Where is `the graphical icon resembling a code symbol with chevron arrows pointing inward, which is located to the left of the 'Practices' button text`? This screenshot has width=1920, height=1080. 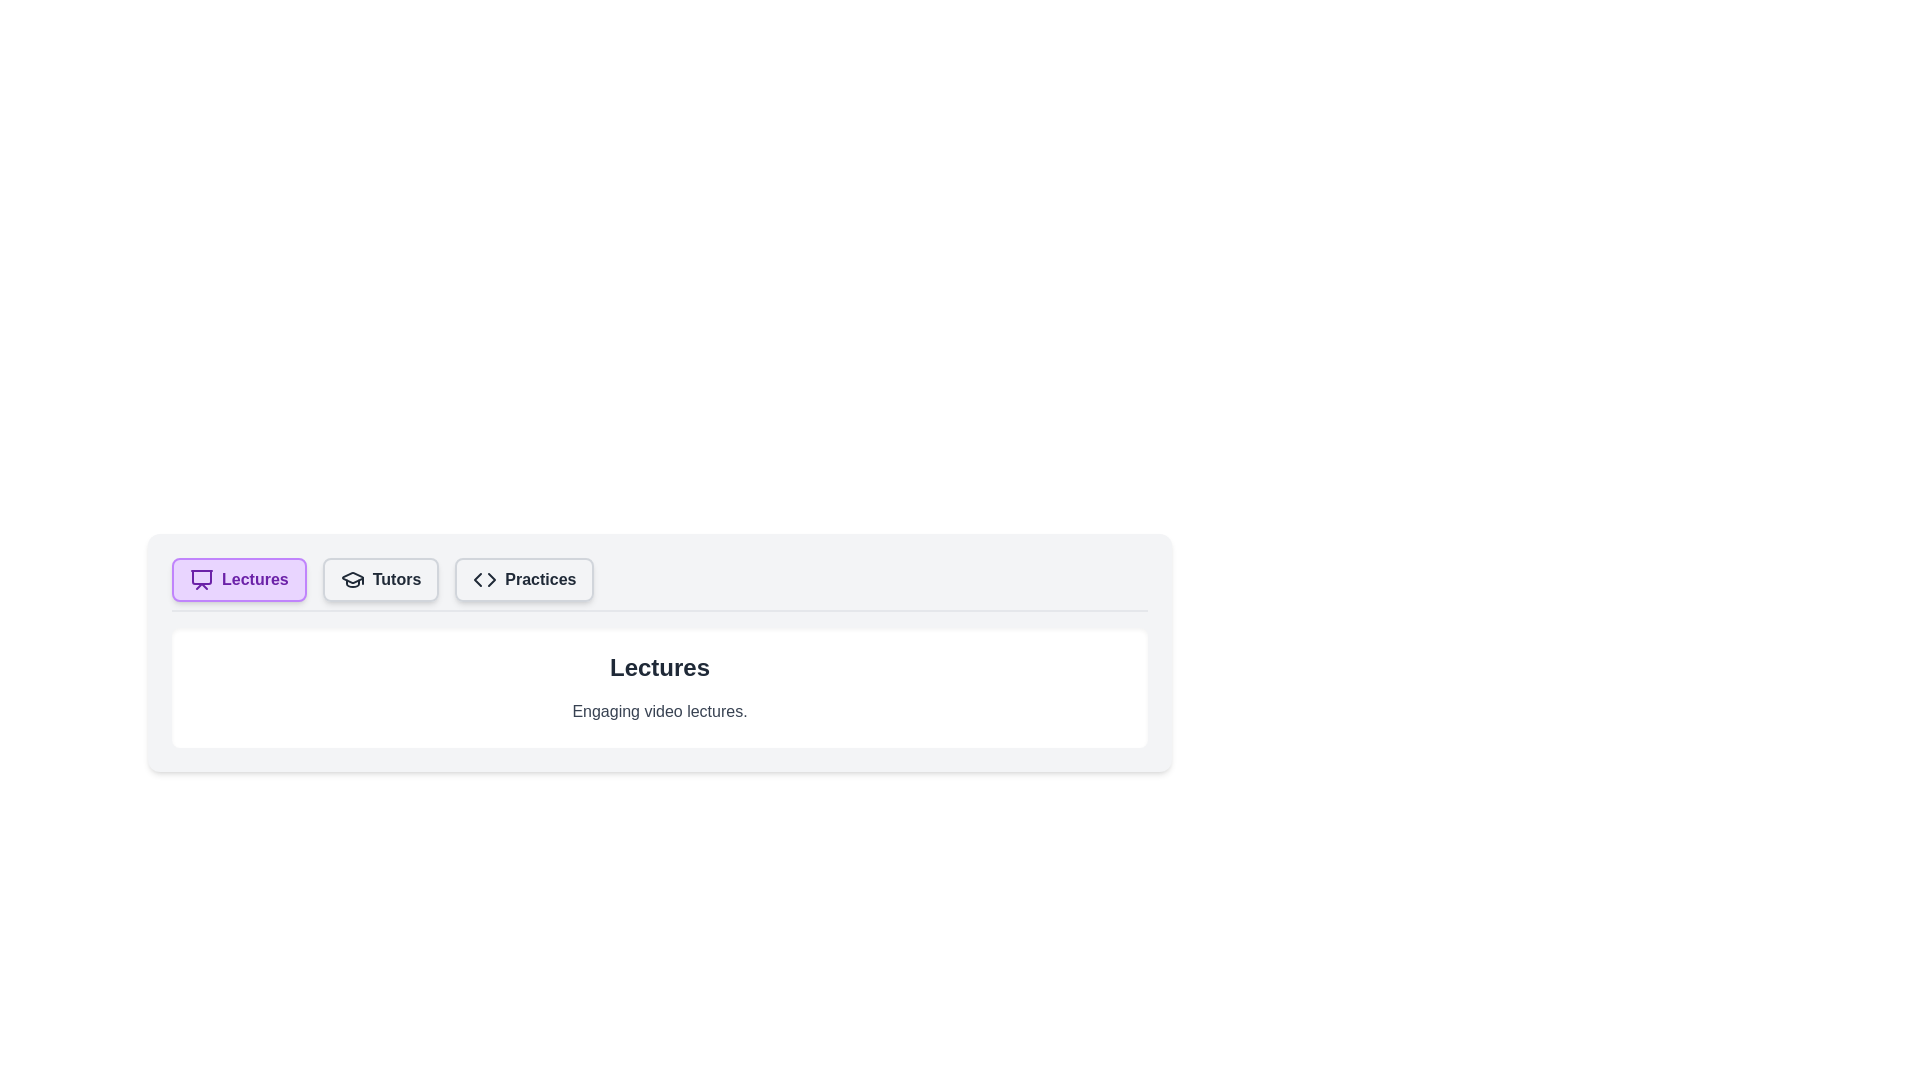
the graphical icon resembling a code symbol with chevron arrows pointing inward, which is located to the left of the 'Practices' button text is located at coordinates (485, 579).